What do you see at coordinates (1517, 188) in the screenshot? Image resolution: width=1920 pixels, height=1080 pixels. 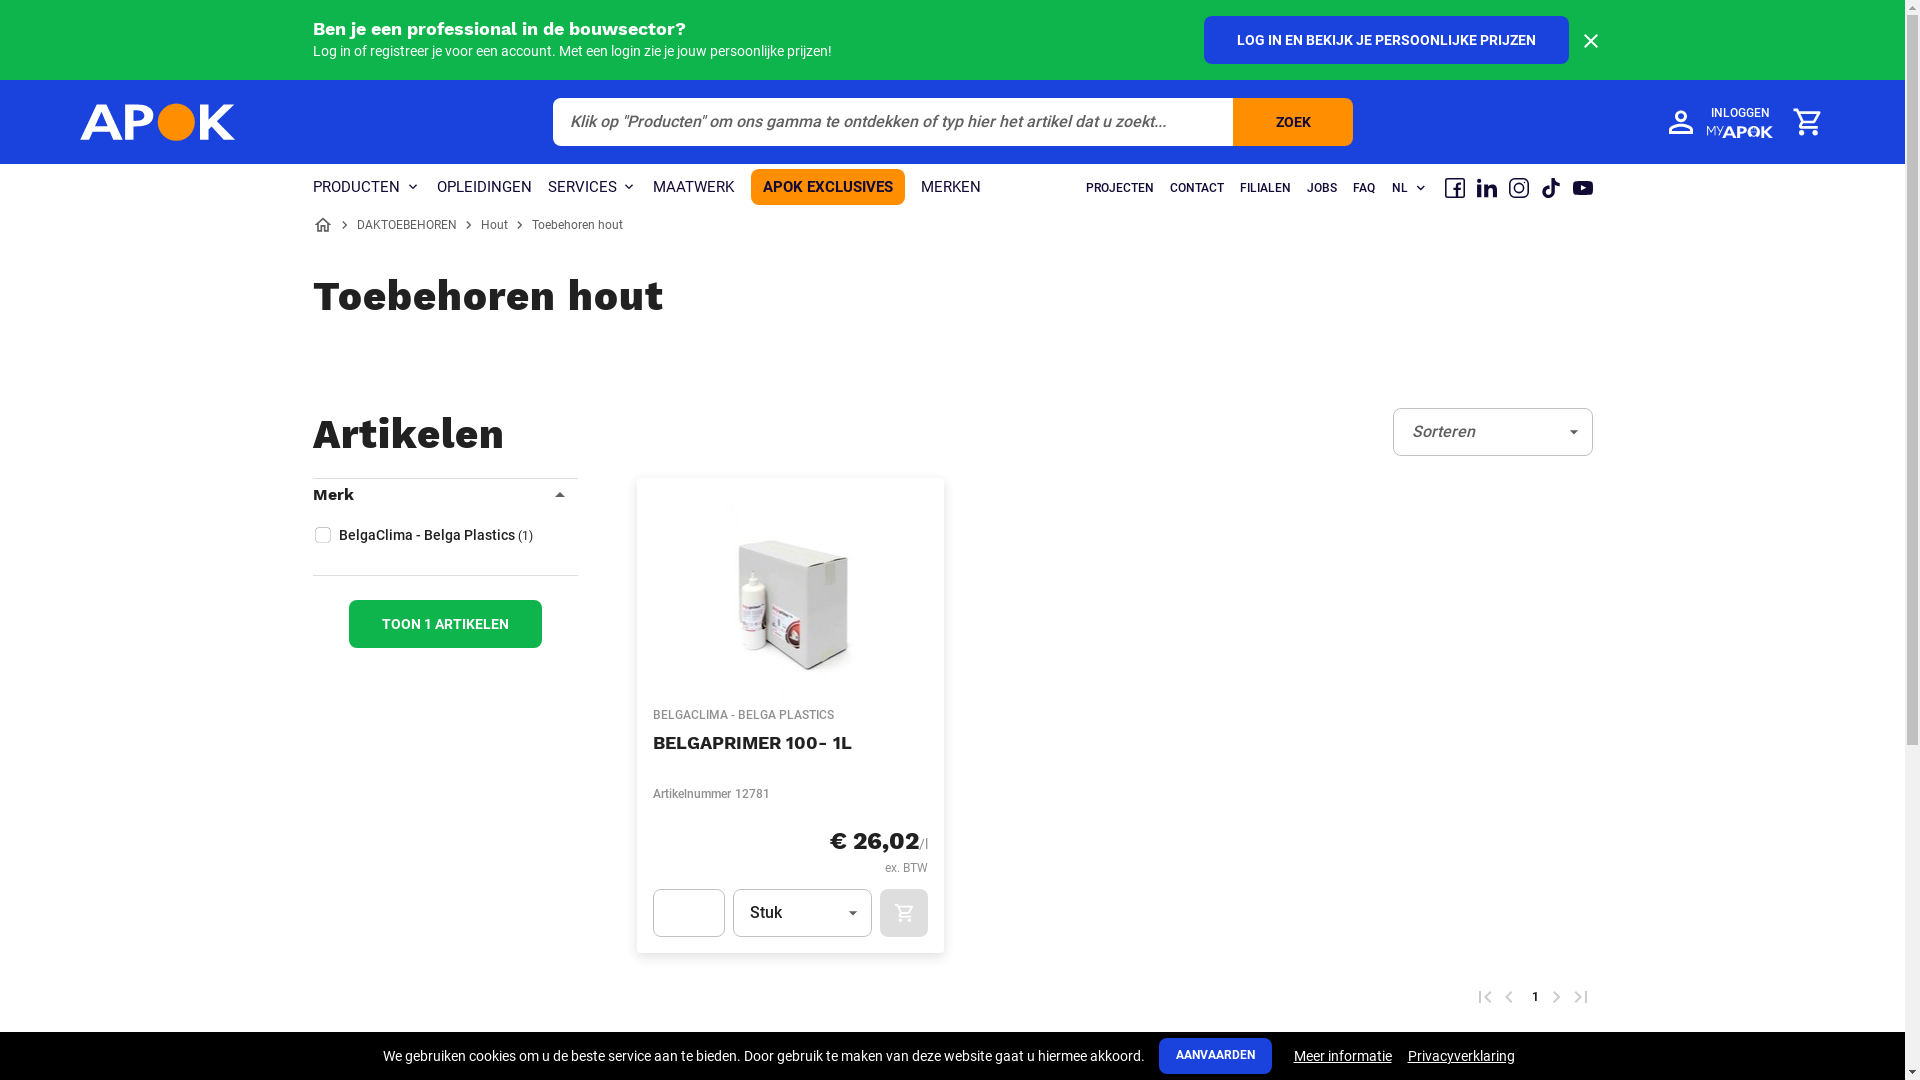 I see `'Instagram'` at bounding box center [1517, 188].